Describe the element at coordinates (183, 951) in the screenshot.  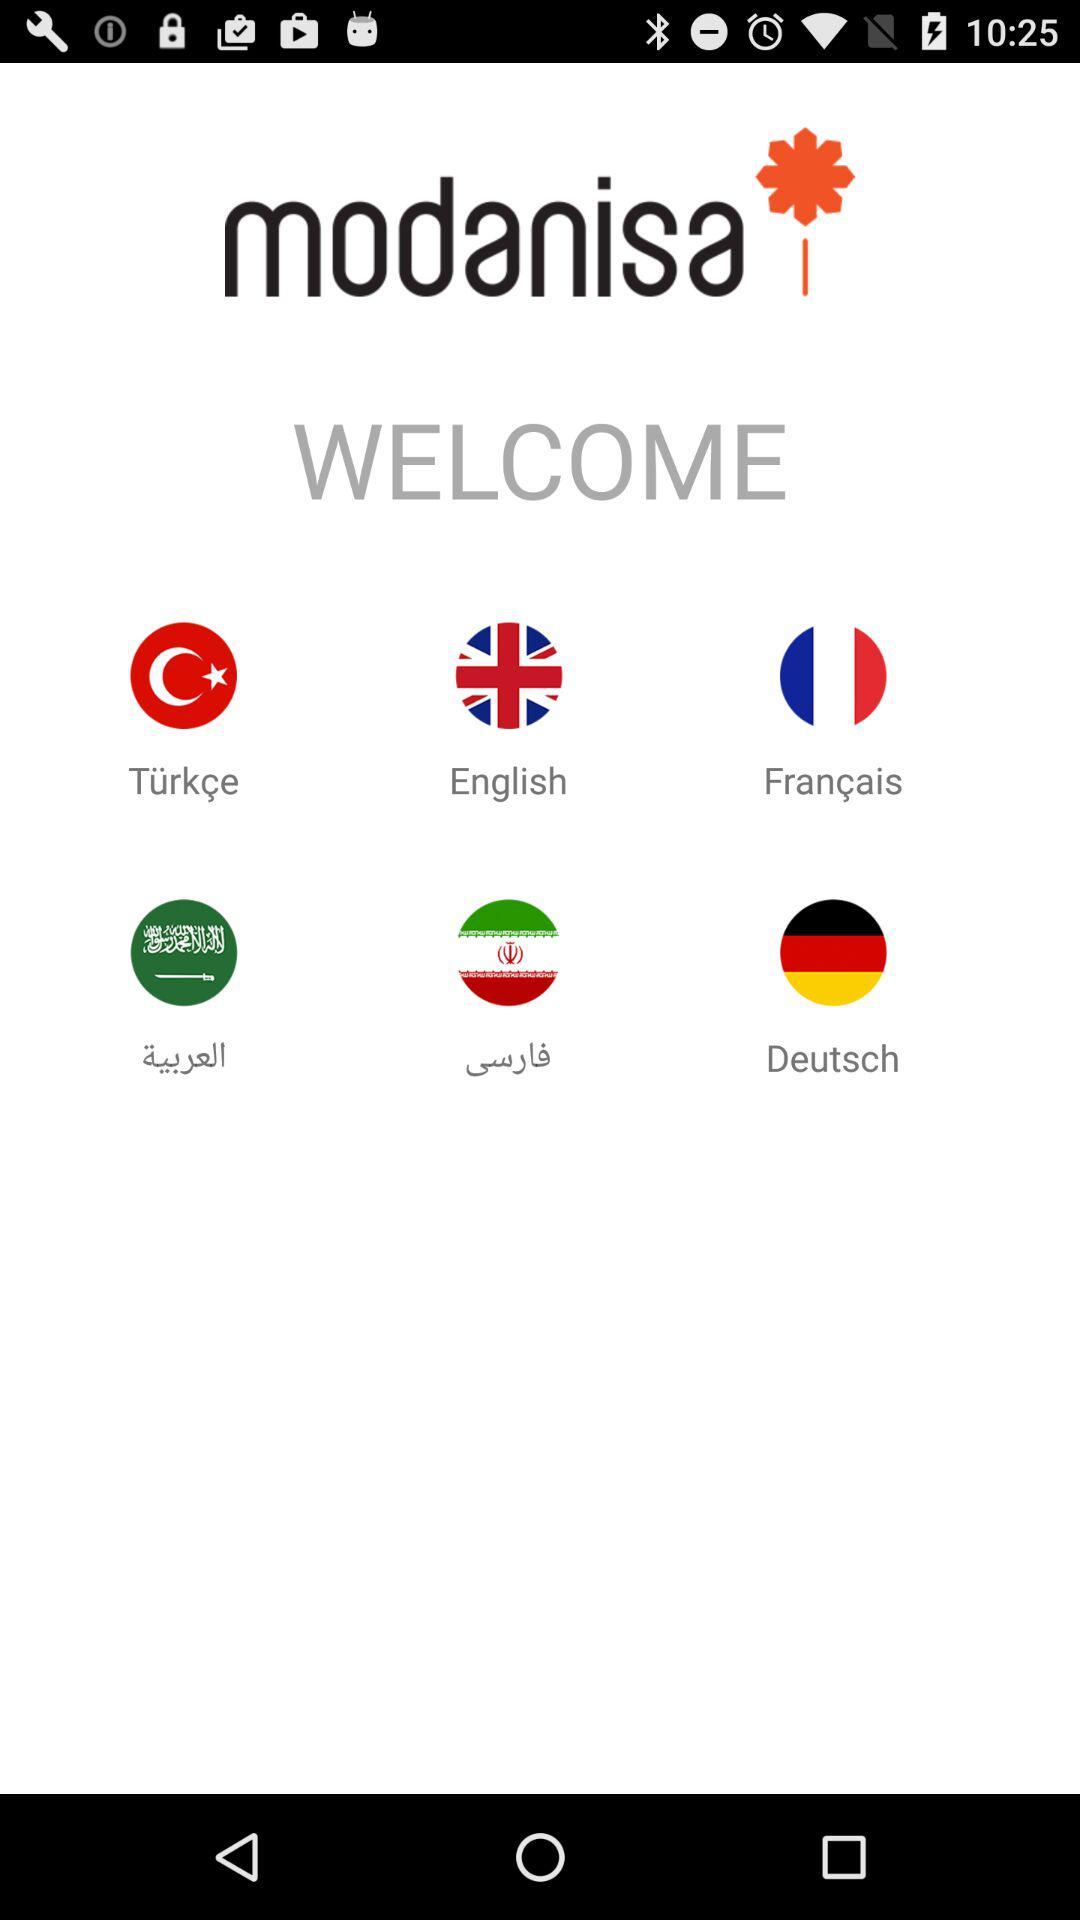
I see `click on country flag` at that location.